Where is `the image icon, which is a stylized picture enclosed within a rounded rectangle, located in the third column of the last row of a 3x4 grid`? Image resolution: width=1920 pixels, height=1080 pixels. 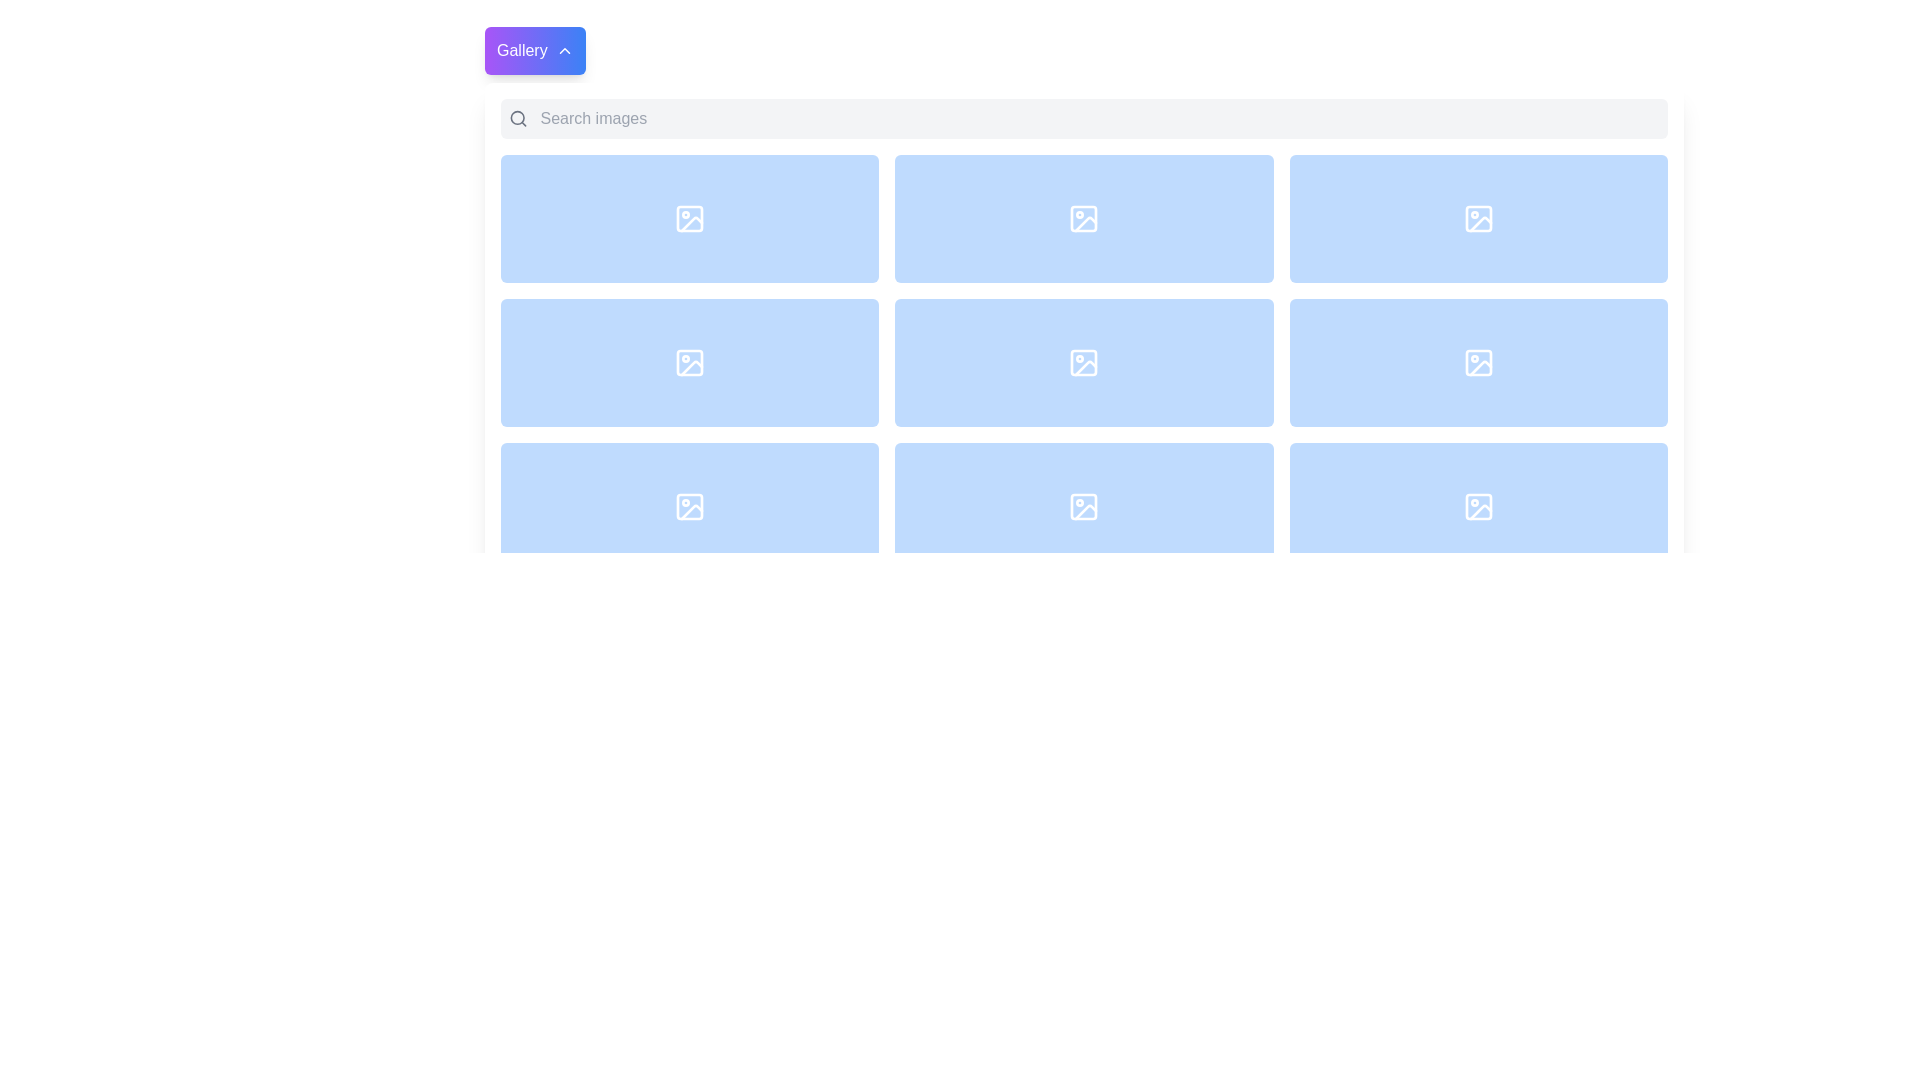 the image icon, which is a stylized picture enclosed within a rounded rectangle, located in the third column of the last row of a 3x4 grid is located at coordinates (690, 505).